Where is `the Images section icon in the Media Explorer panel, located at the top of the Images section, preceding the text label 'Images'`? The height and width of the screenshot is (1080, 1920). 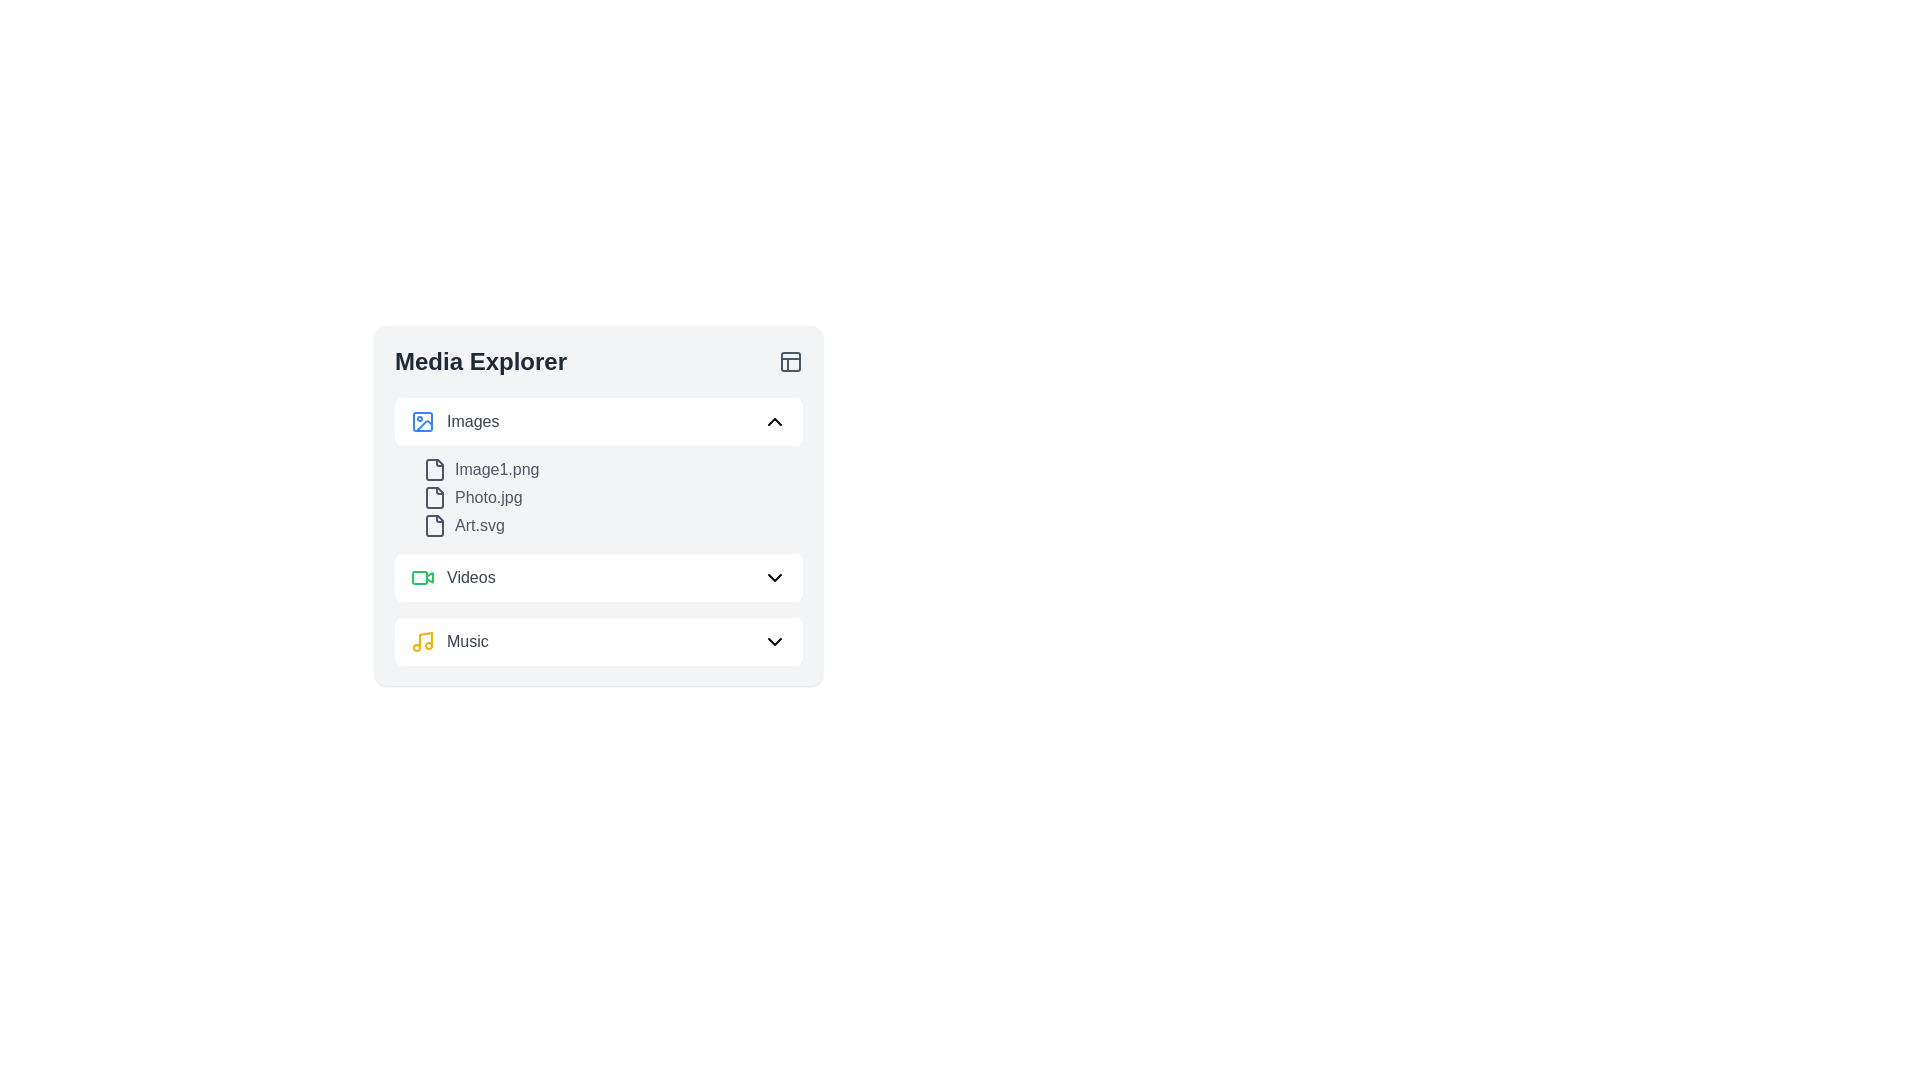 the Images section icon in the Media Explorer panel, located at the top of the Images section, preceding the text label 'Images' is located at coordinates (421, 420).